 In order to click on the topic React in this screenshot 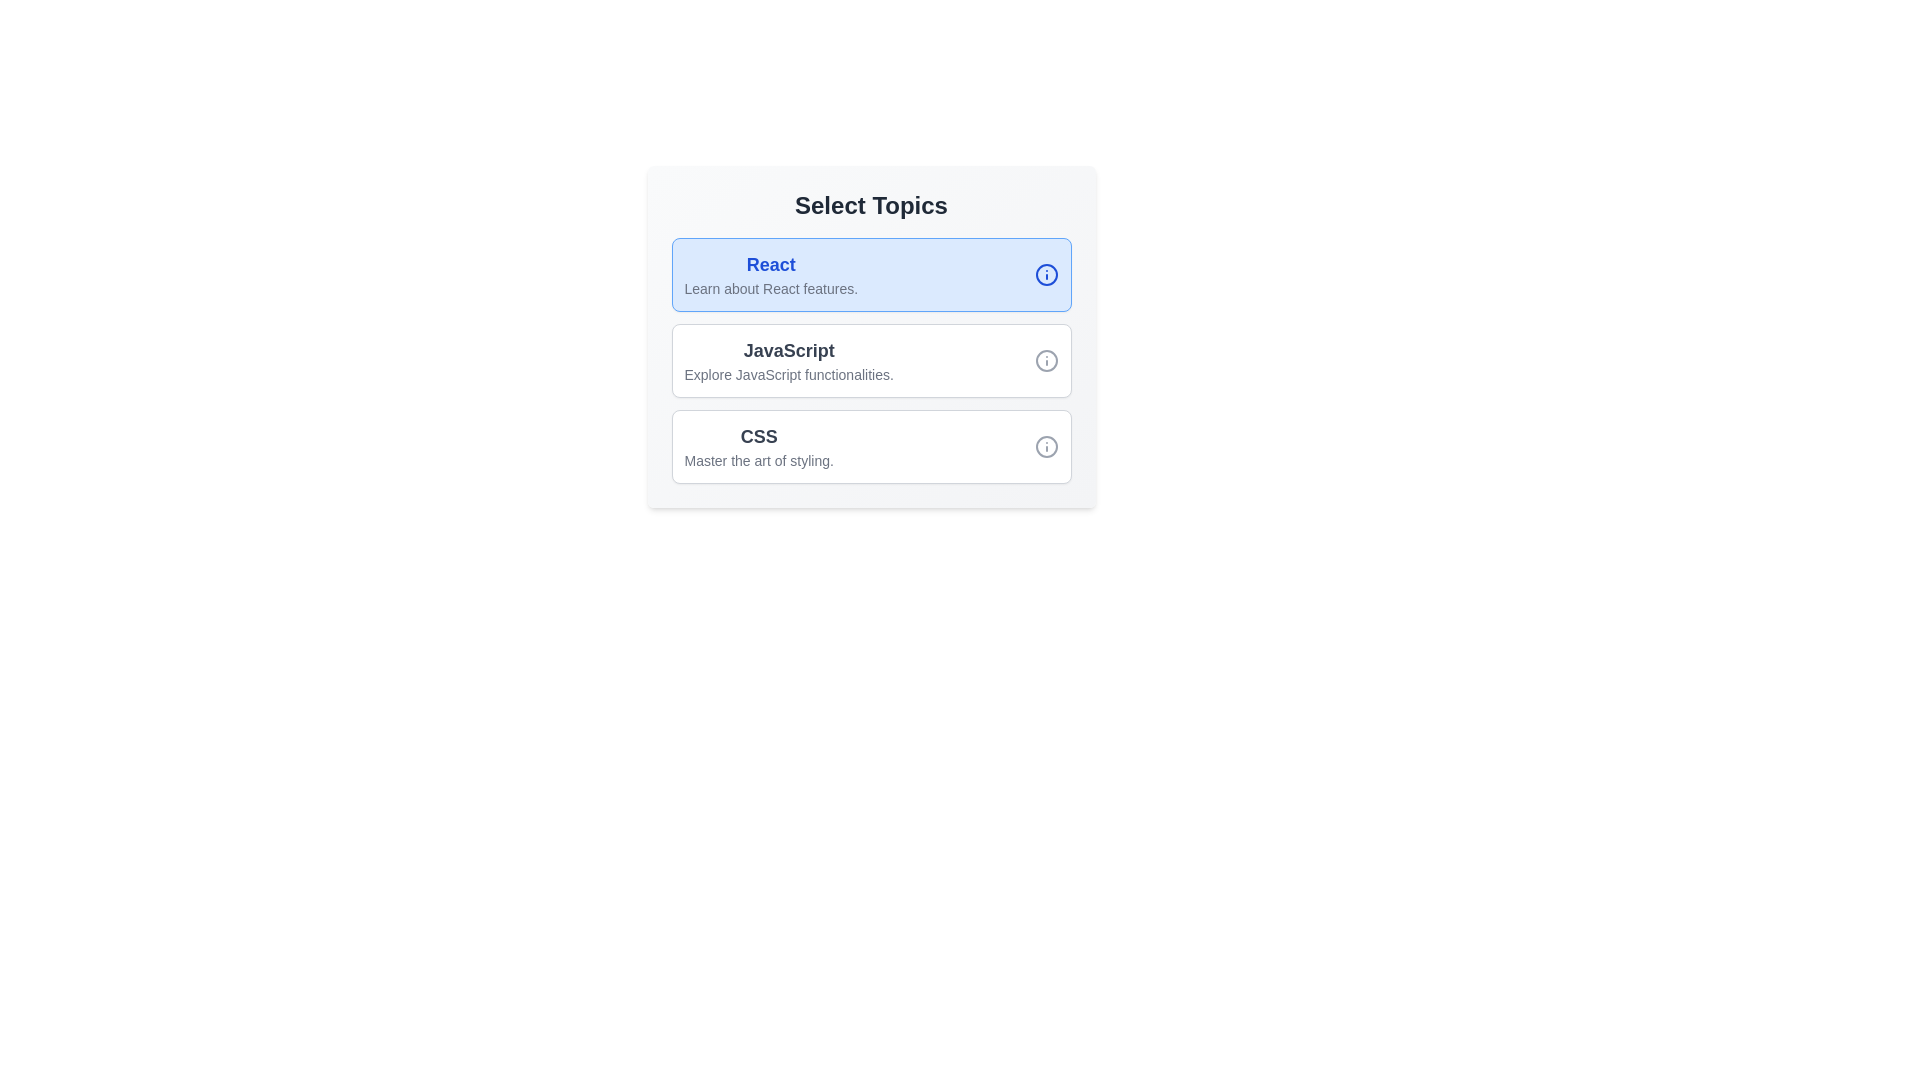, I will do `click(871, 274)`.